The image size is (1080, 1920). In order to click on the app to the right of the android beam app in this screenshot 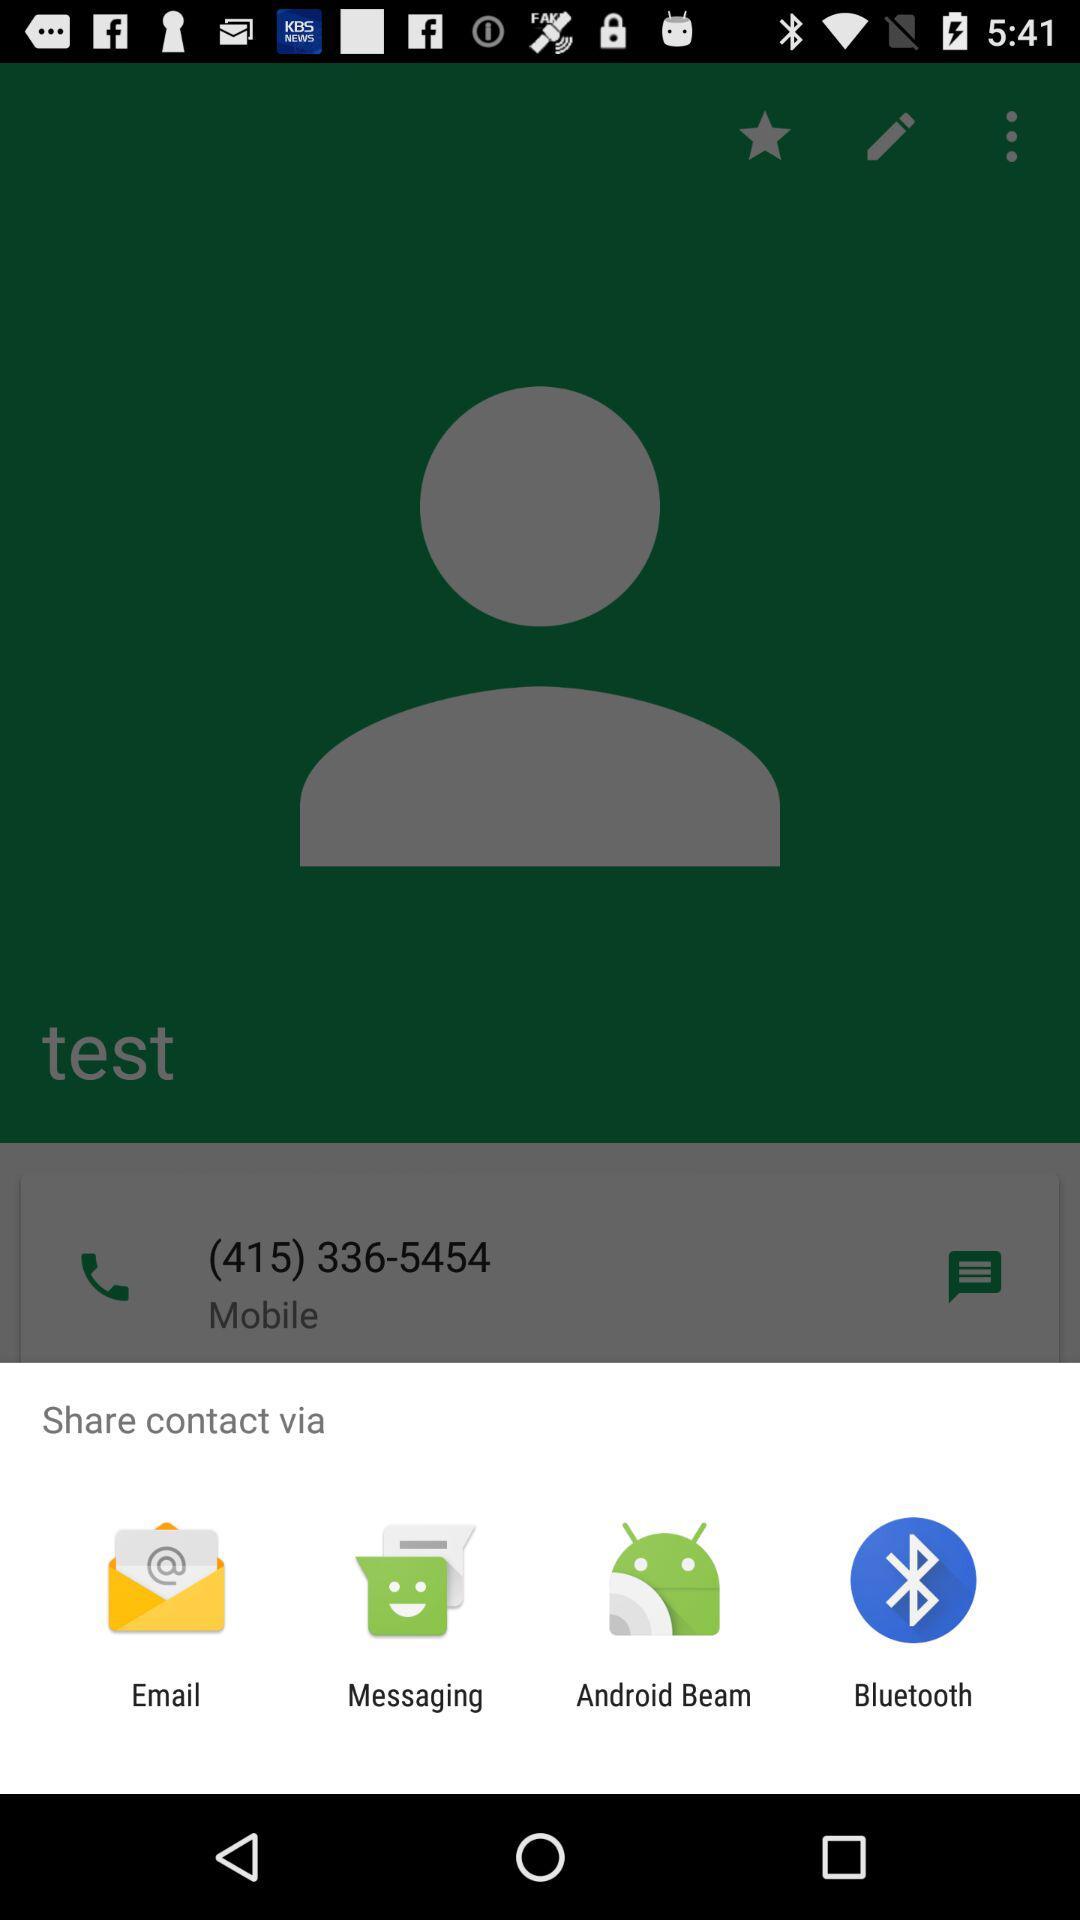, I will do `click(913, 1711)`.